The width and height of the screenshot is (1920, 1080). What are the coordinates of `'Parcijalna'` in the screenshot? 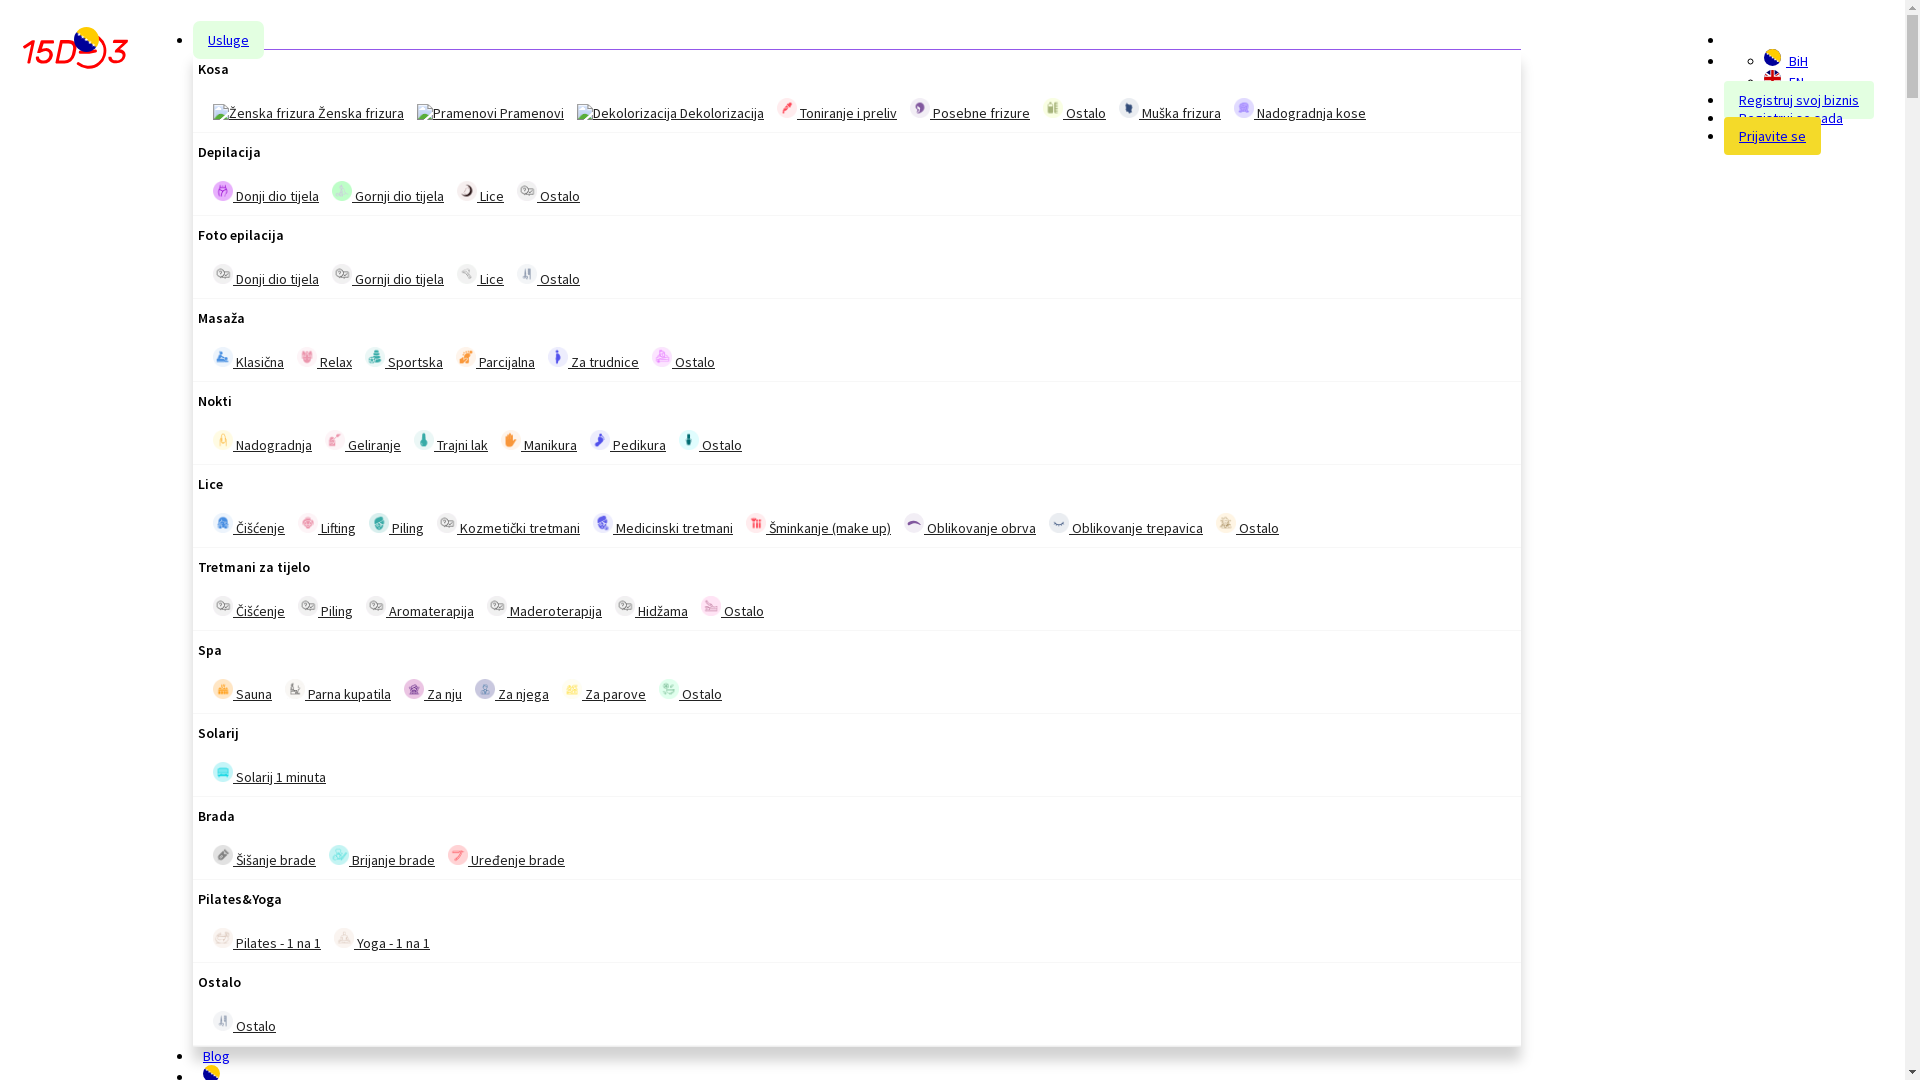 It's located at (464, 356).